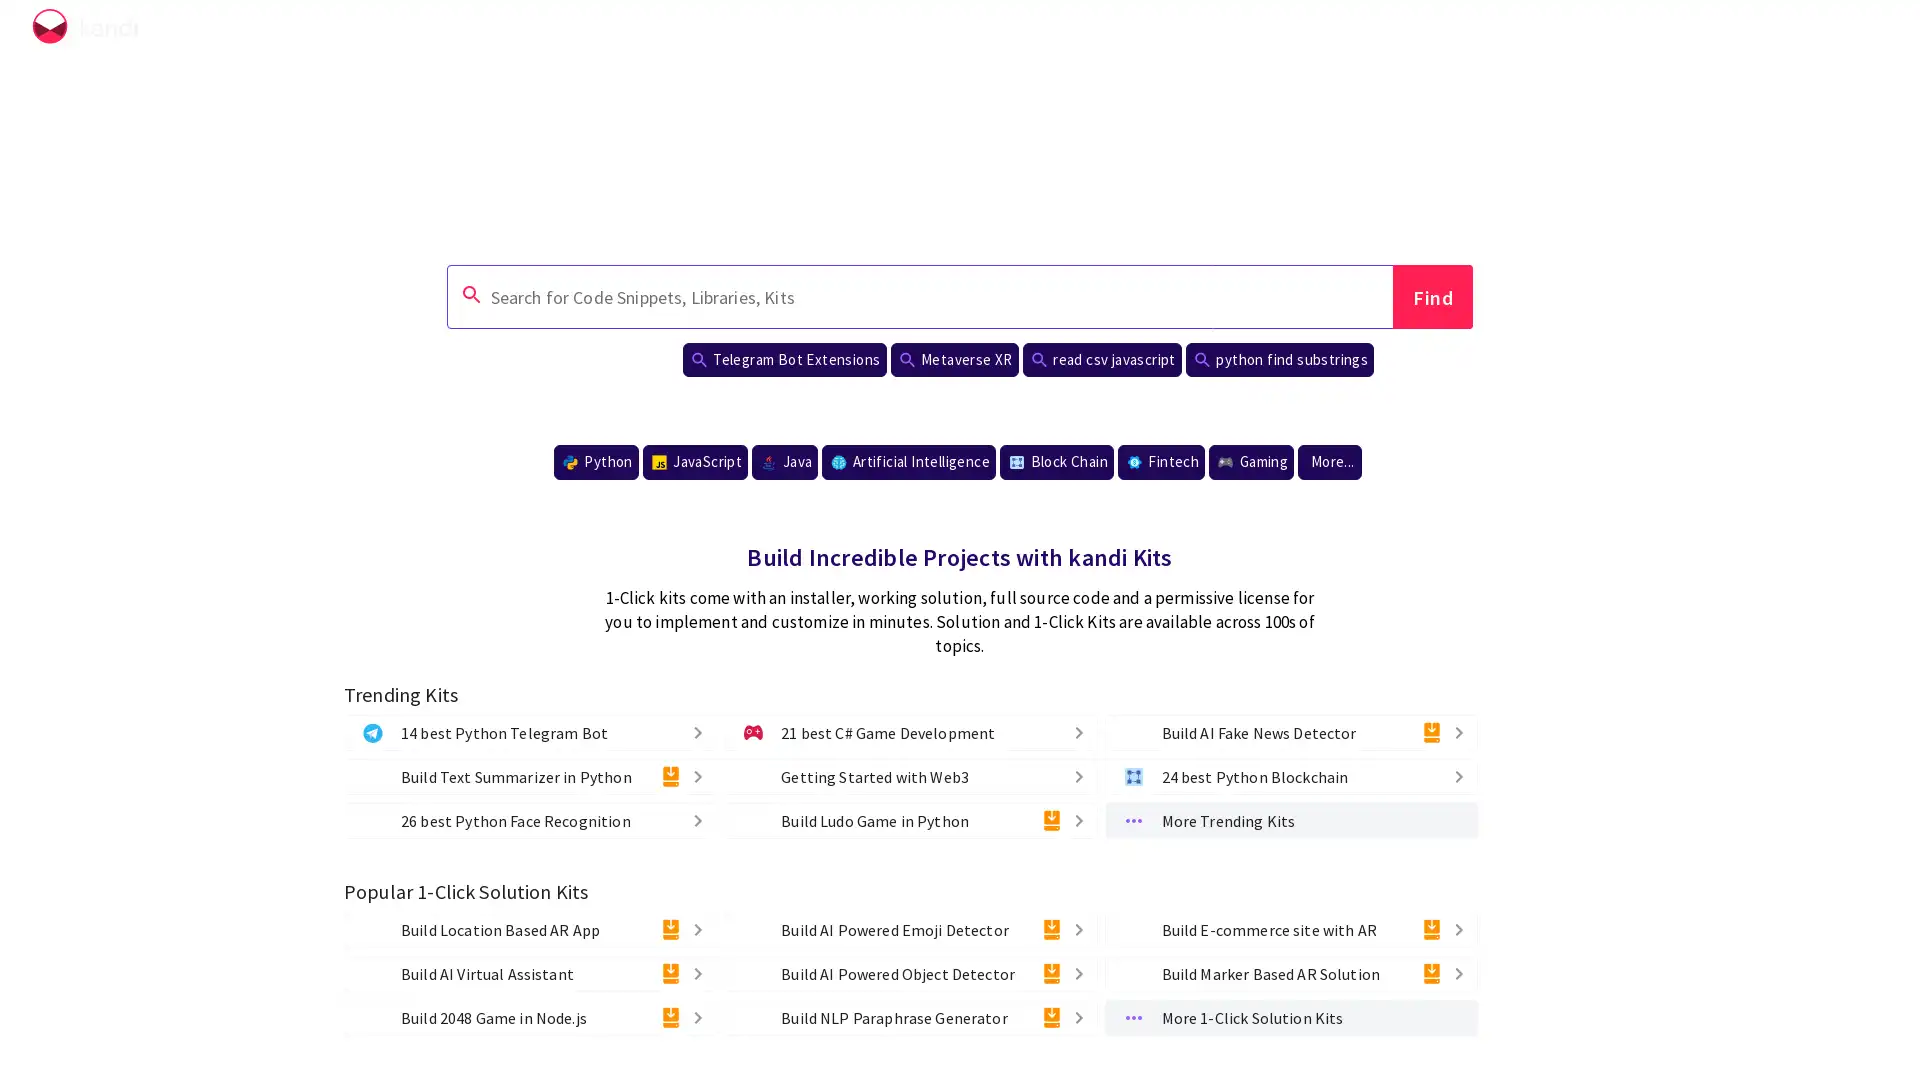 Image resolution: width=1920 pixels, height=1080 pixels. What do you see at coordinates (1429, 929) in the screenshot?
I see `delete` at bounding box center [1429, 929].